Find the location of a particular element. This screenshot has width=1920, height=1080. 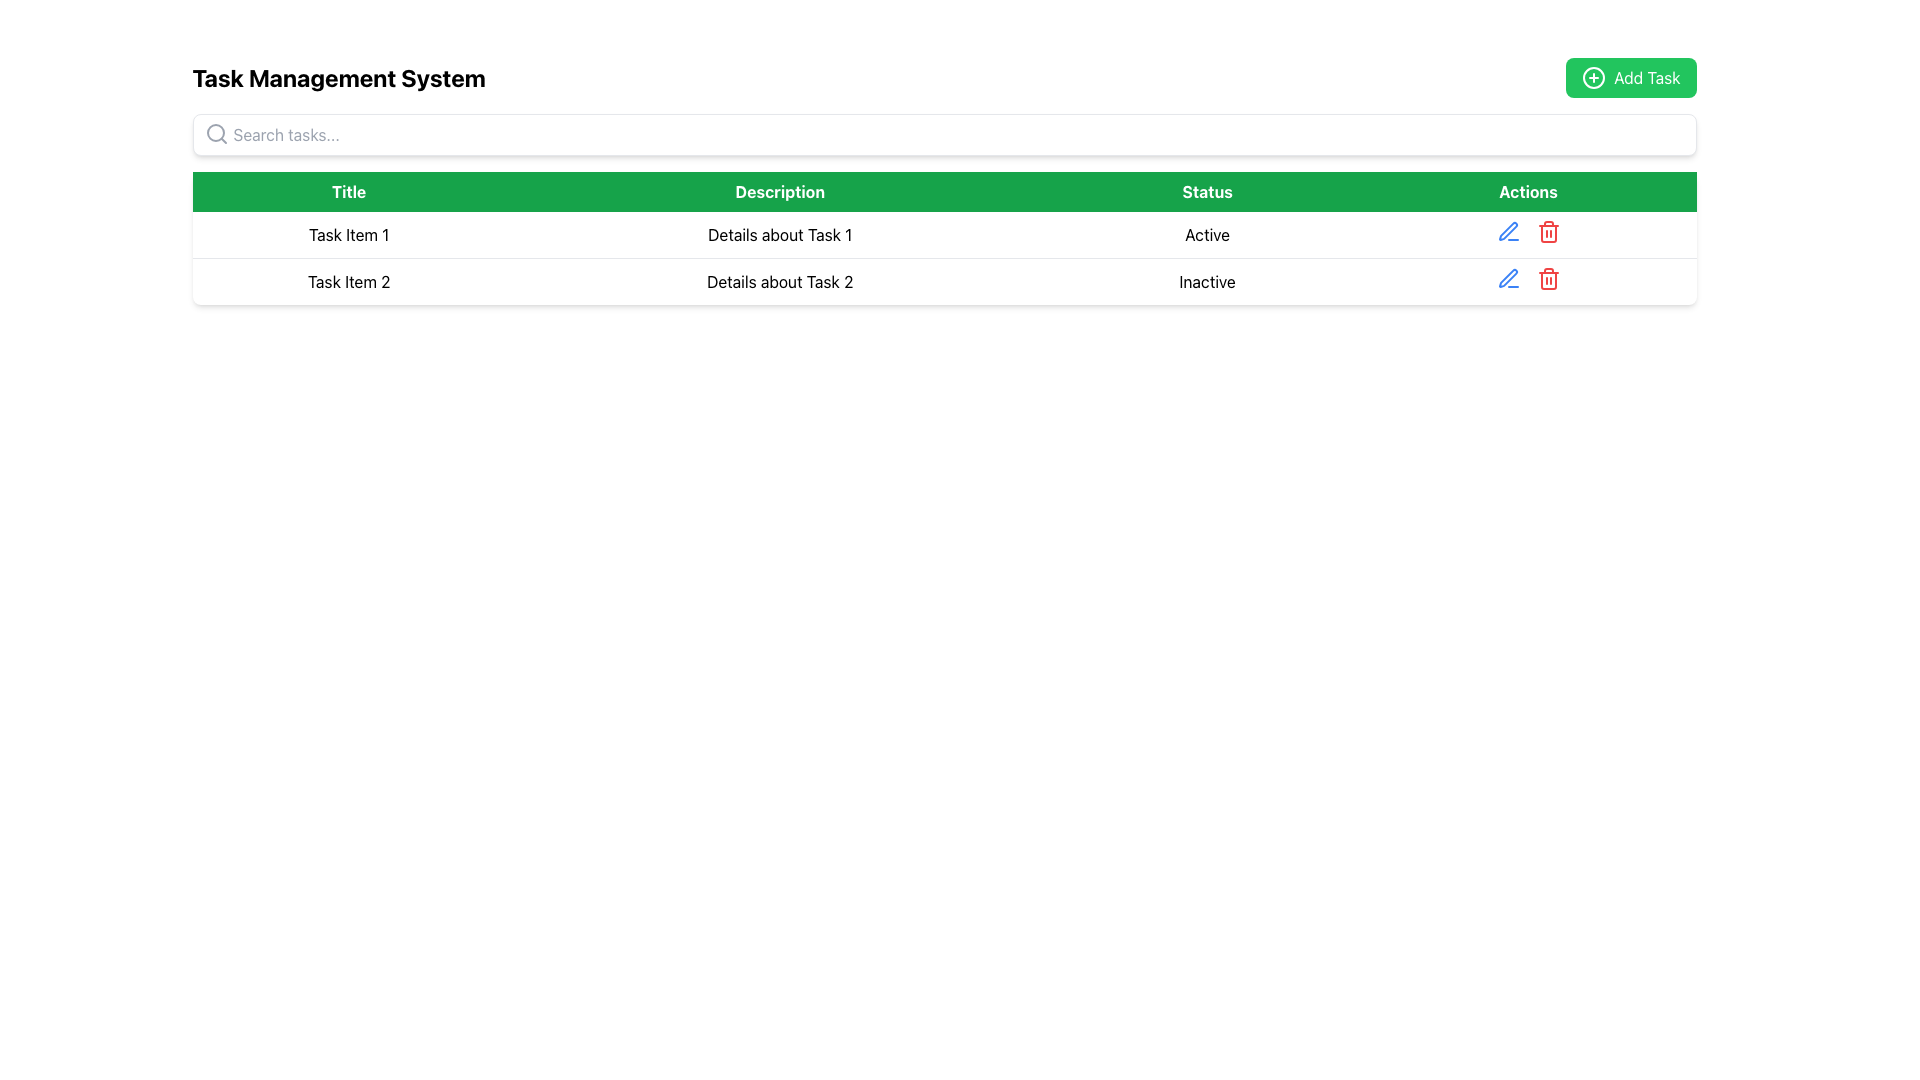

the edit icon button located in the 'Actions' column for 'Task Item 2' to initiate editing is located at coordinates (1507, 230).